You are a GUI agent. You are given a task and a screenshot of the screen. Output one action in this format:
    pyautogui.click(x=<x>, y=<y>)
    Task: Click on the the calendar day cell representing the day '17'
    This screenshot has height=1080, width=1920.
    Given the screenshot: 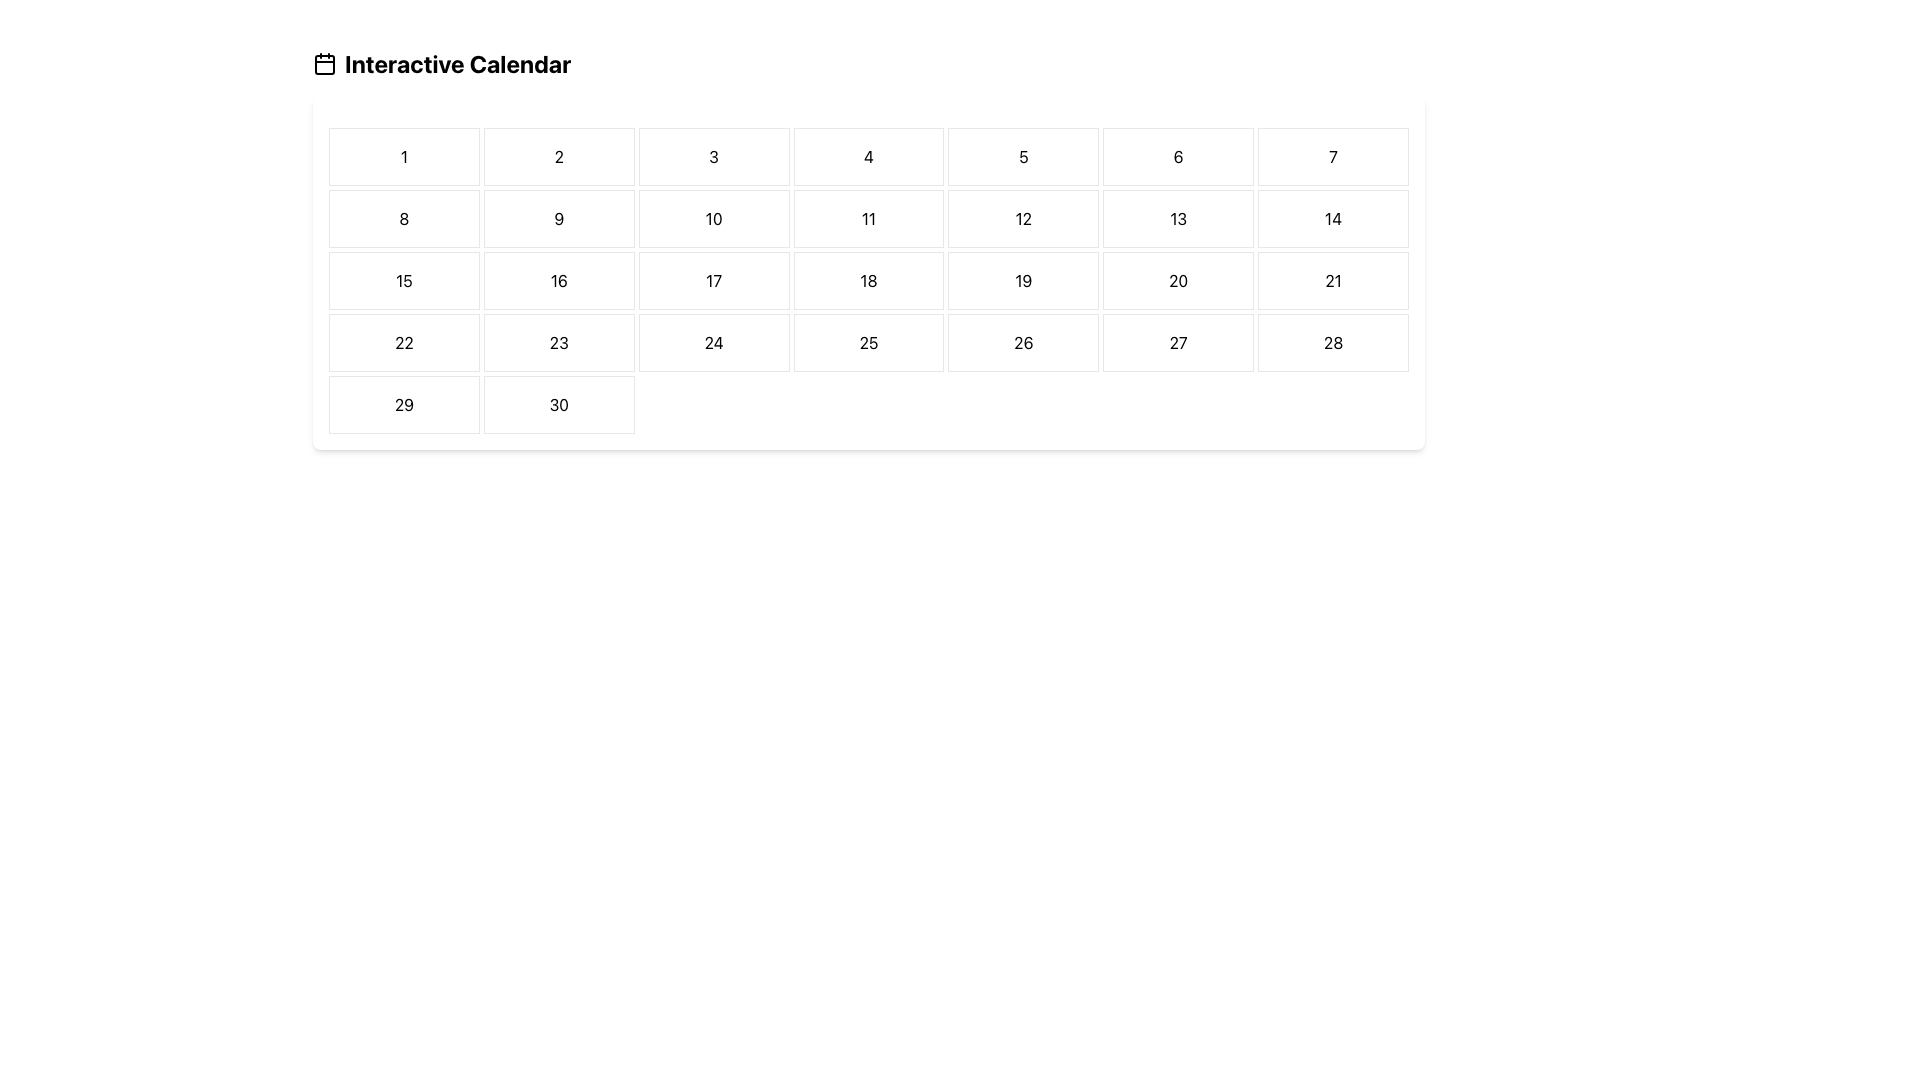 What is the action you would take?
    pyautogui.click(x=714, y=281)
    